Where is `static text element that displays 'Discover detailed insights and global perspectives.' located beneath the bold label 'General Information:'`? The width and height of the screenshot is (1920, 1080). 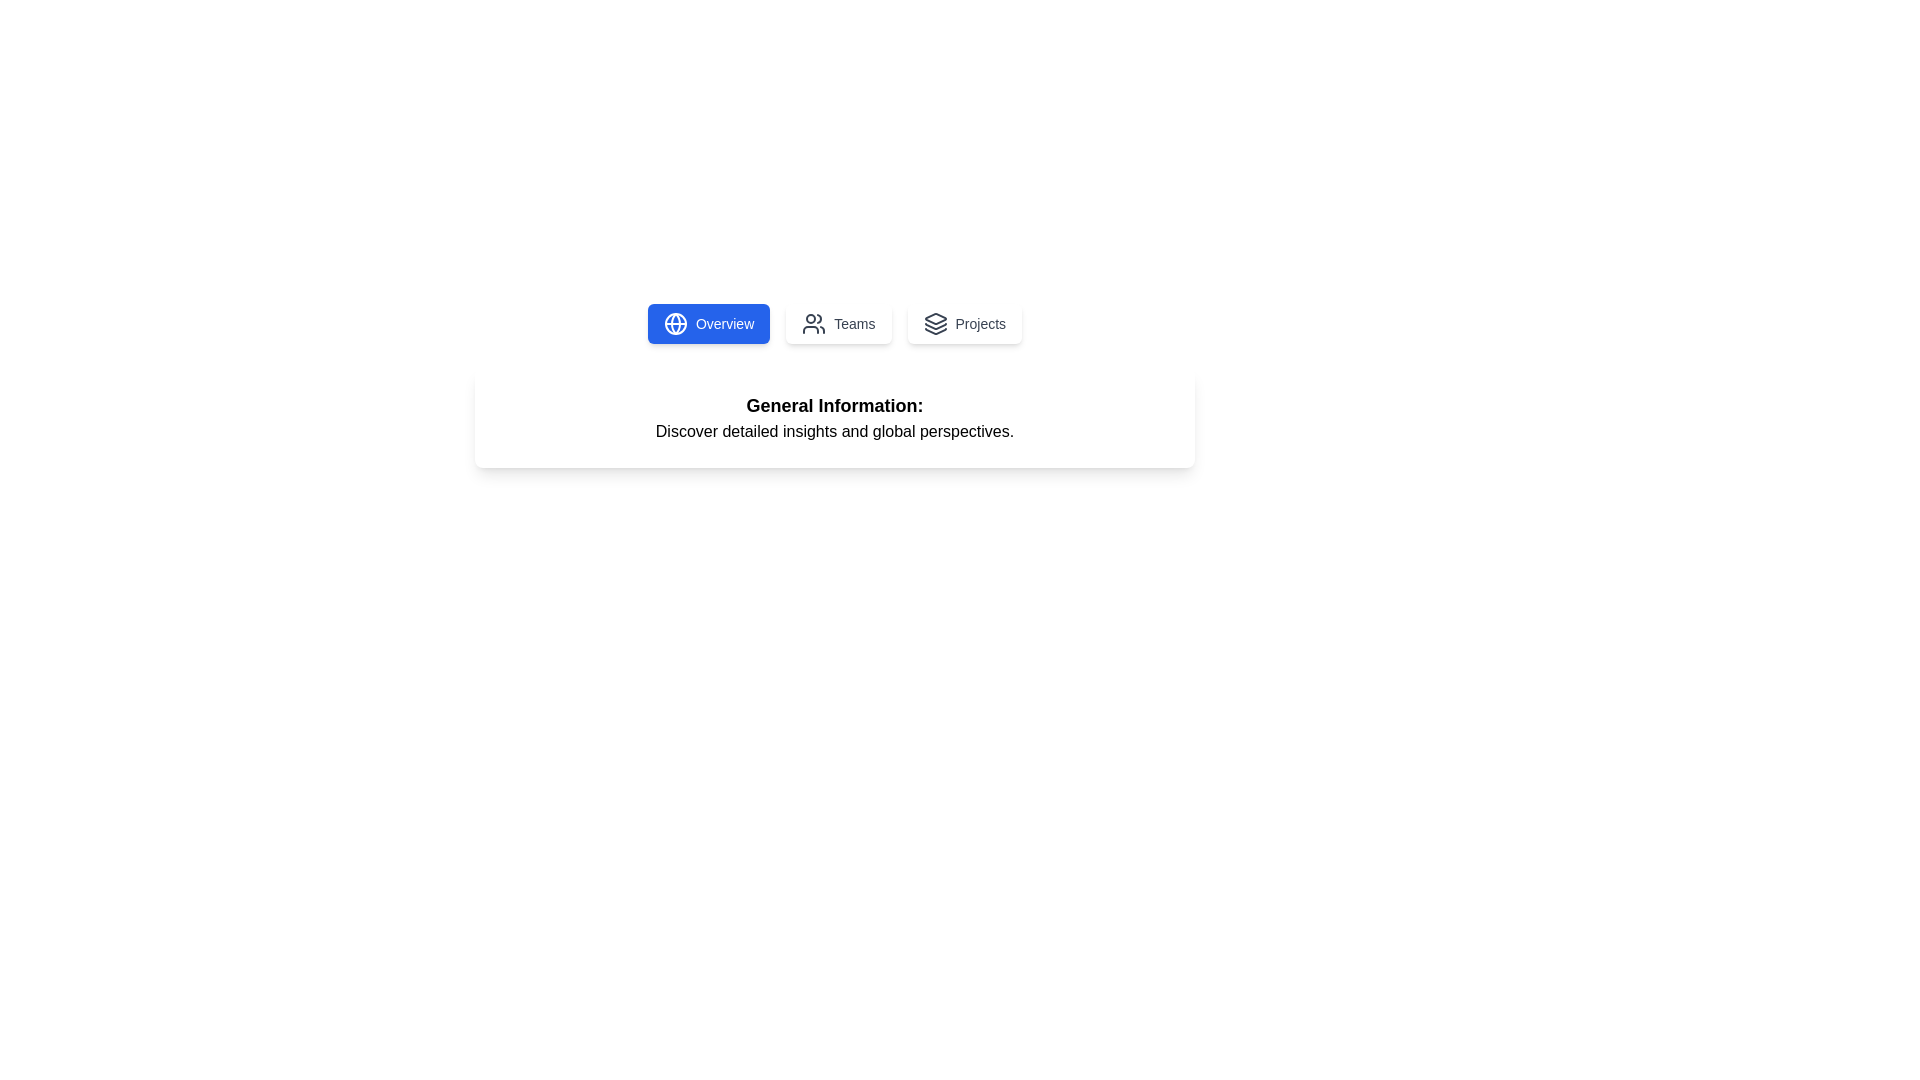
static text element that displays 'Discover detailed insights and global perspectives.' located beneath the bold label 'General Information:' is located at coordinates (835, 431).